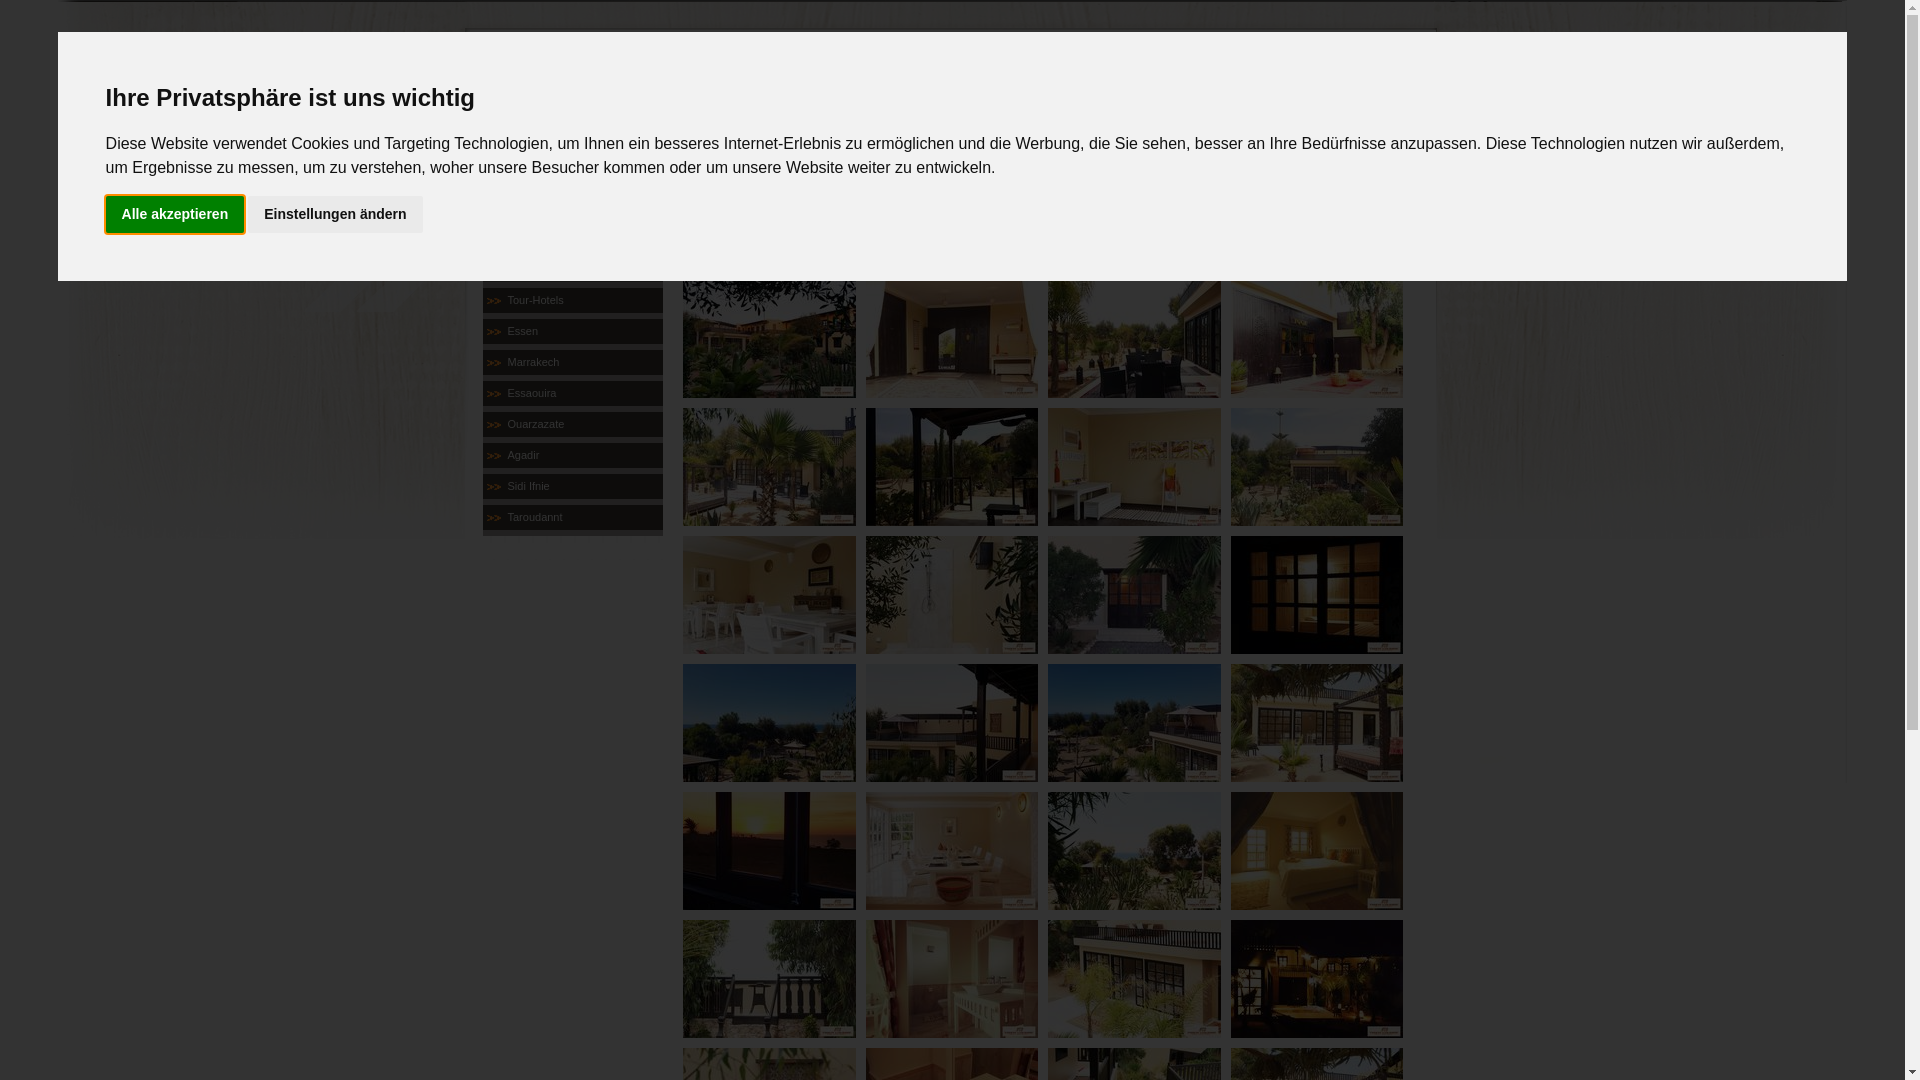 Image resolution: width=1920 pixels, height=1080 pixels. What do you see at coordinates (871, 203) in the screenshot?
I see `'BUCHEN/TERMINE'` at bounding box center [871, 203].